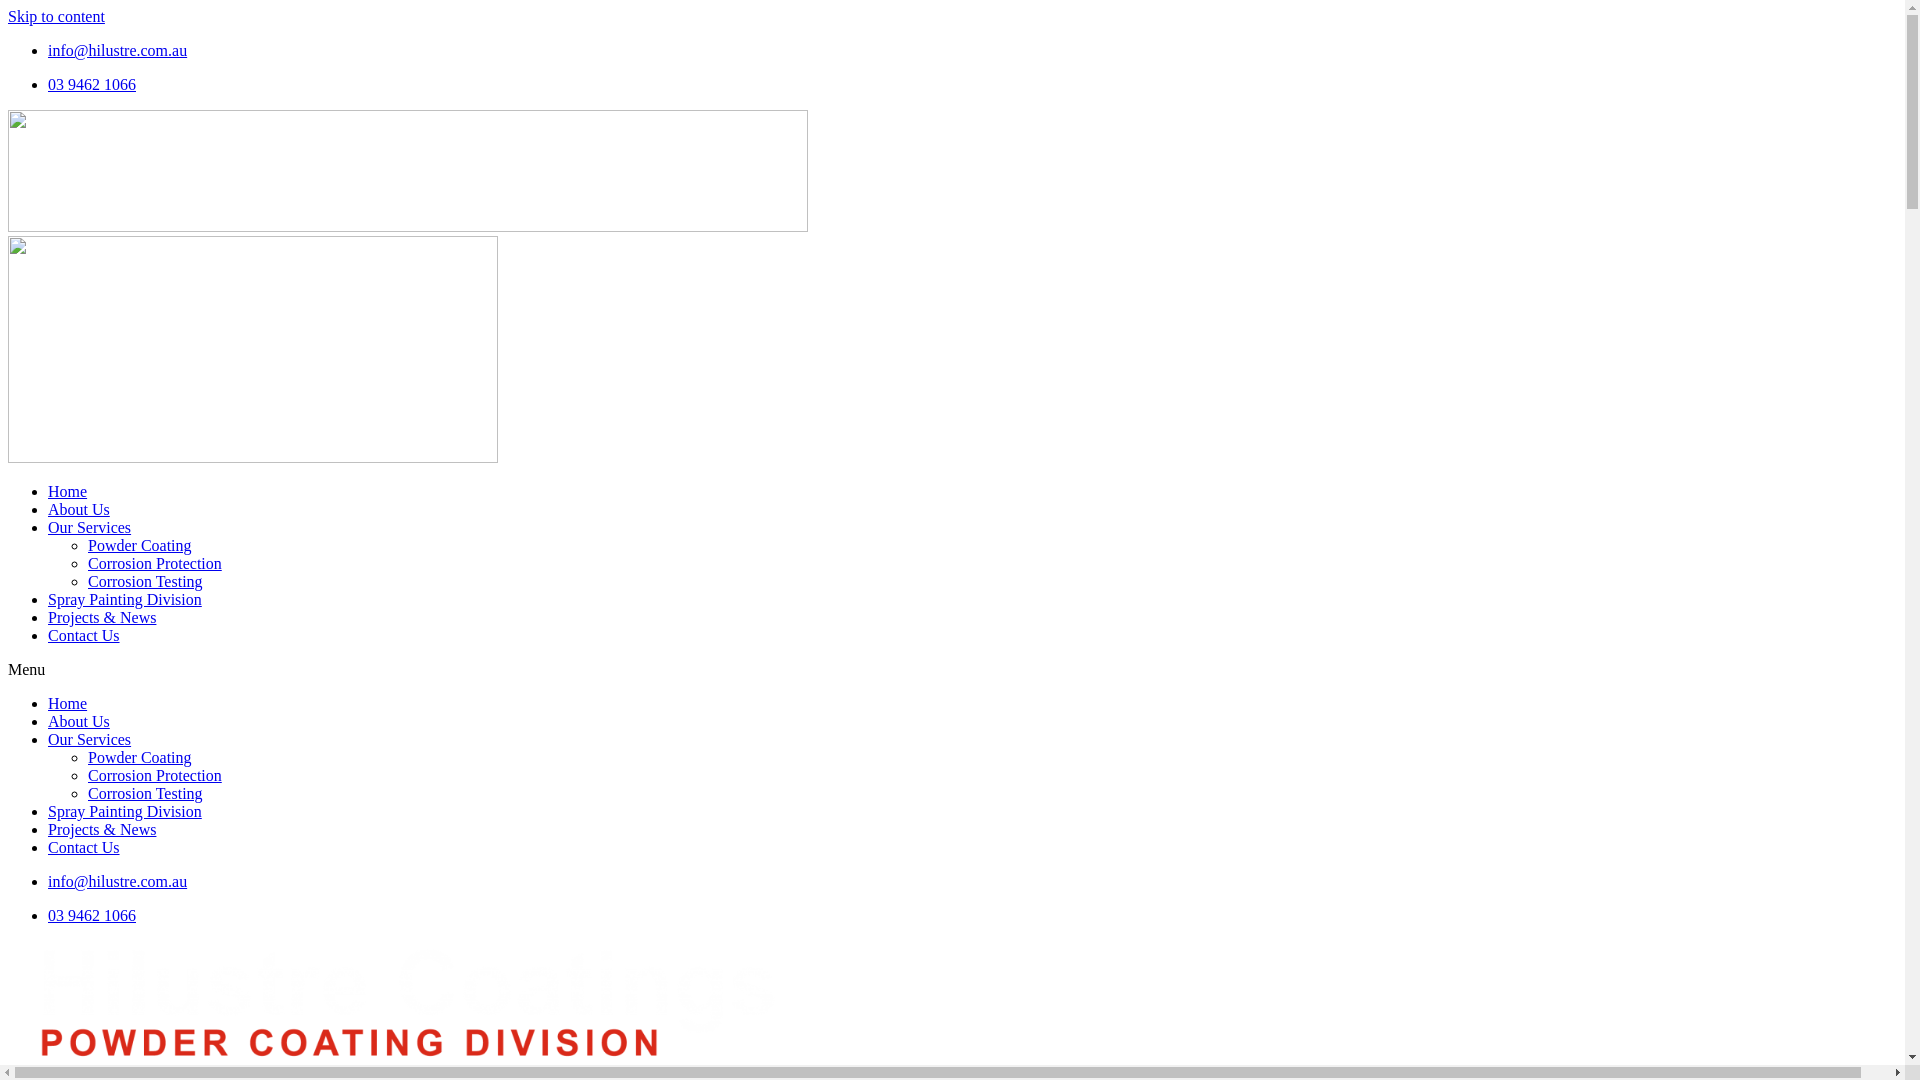  Describe the element at coordinates (90, 83) in the screenshot. I see `'03 9462 1066'` at that location.